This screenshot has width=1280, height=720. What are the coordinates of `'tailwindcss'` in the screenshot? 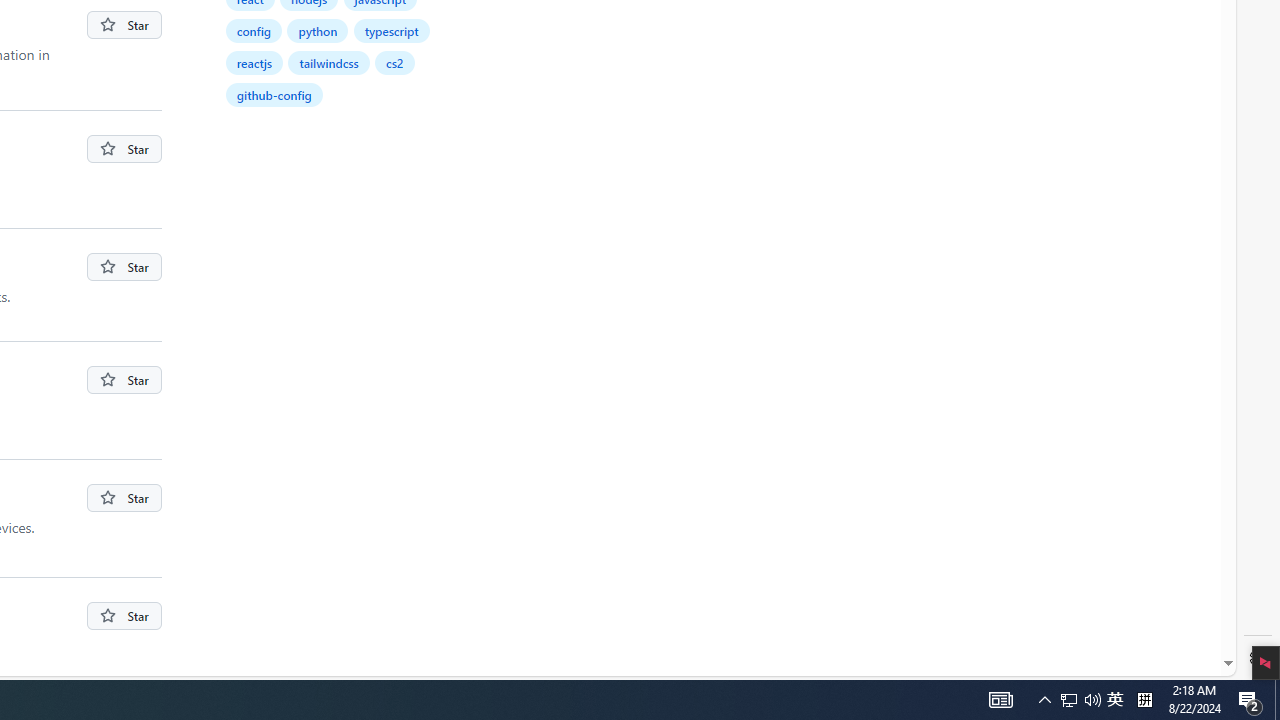 It's located at (328, 61).